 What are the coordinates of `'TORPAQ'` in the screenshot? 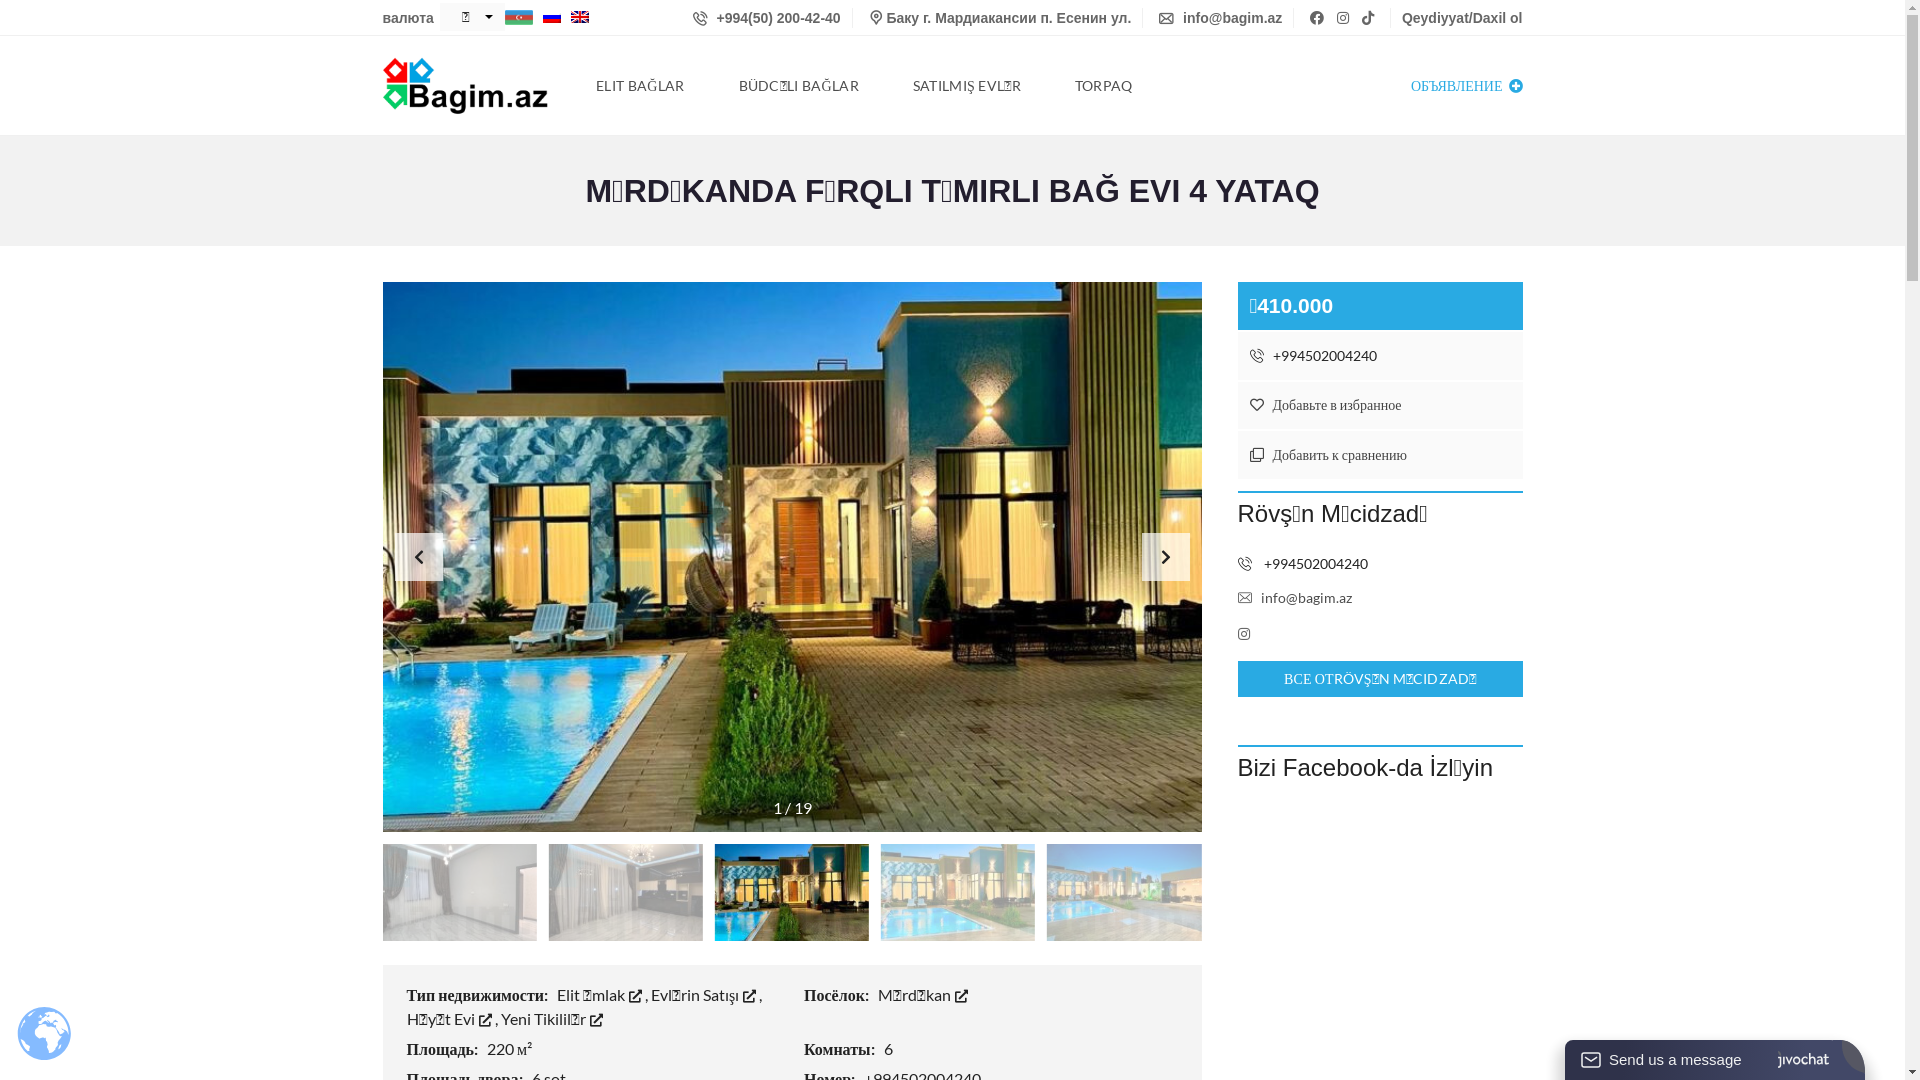 It's located at (1103, 84).